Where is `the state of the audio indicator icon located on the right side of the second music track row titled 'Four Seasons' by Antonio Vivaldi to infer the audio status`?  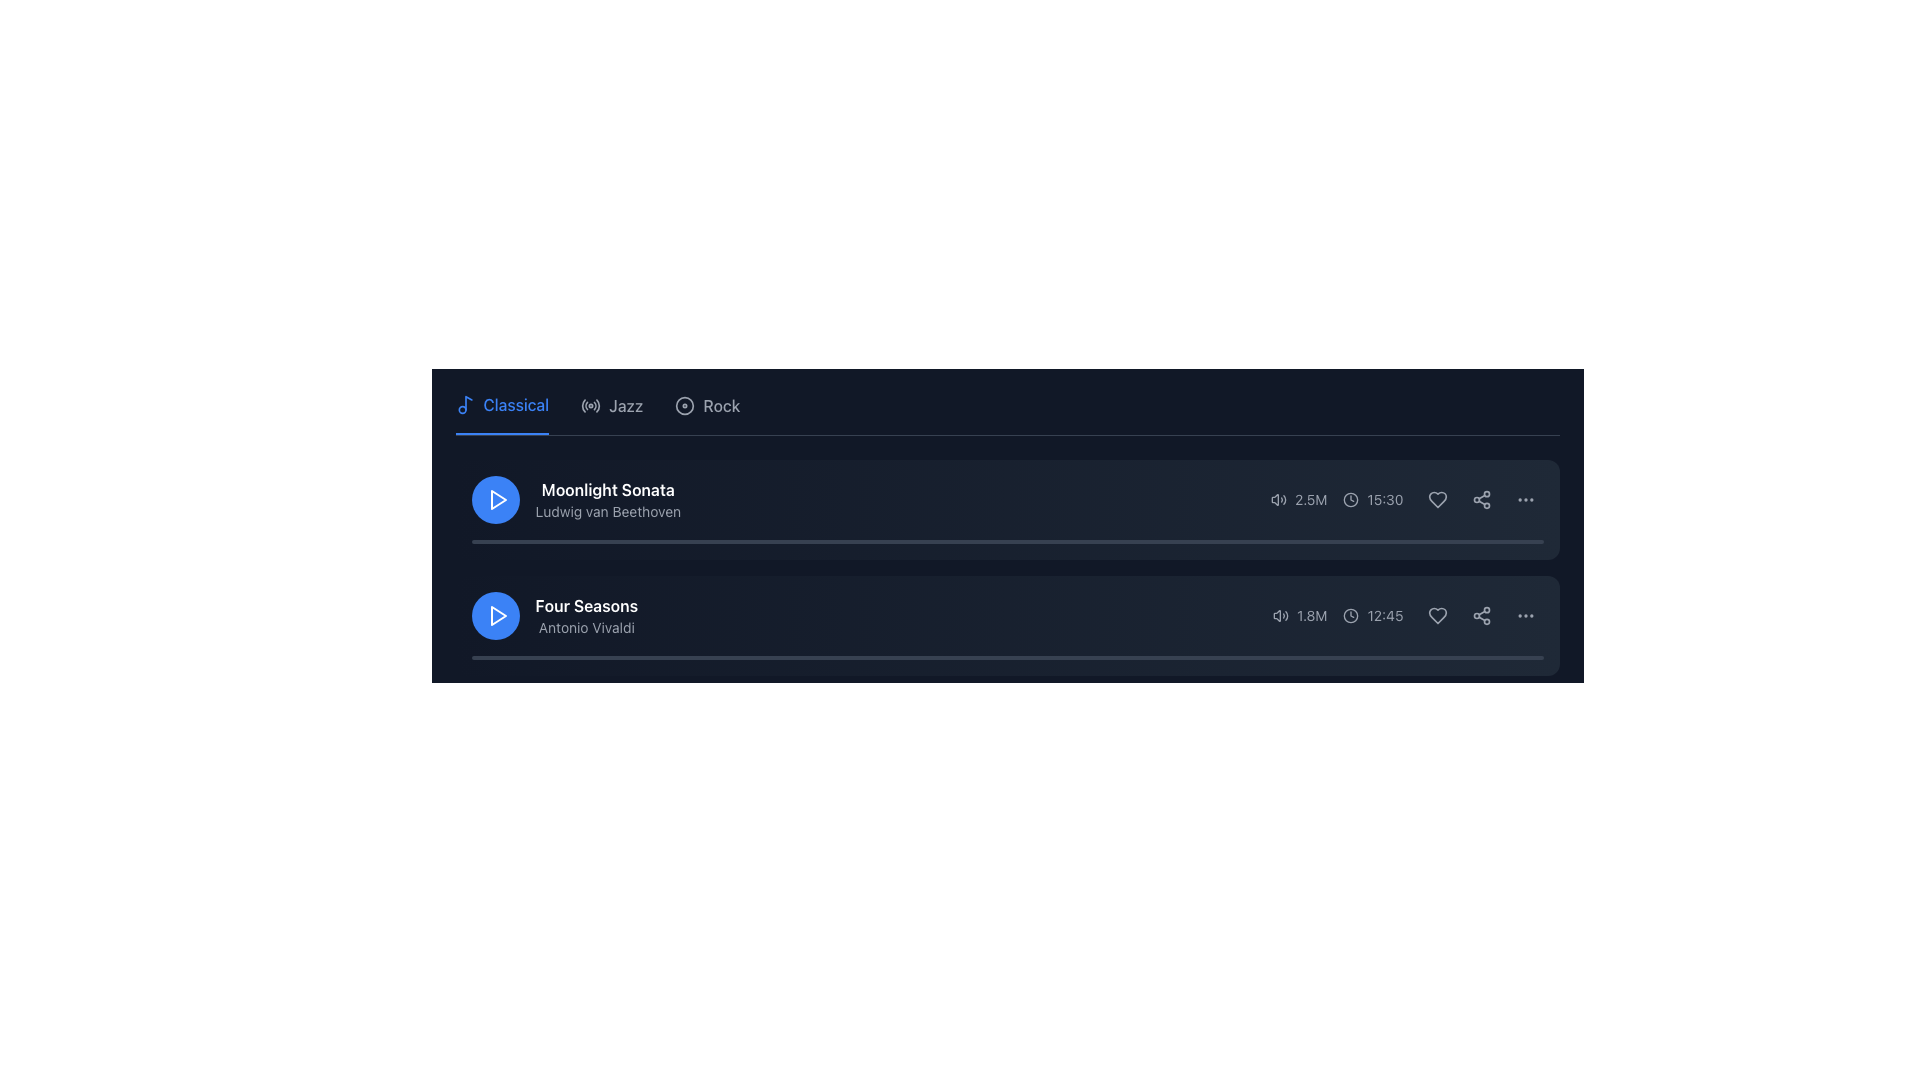
the state of the audio indicator icon located on the right side of the second music track row titled 'Four Seasons' by Antonio Vivaldi to infer the audio status is located at coordinates (1276, 615).